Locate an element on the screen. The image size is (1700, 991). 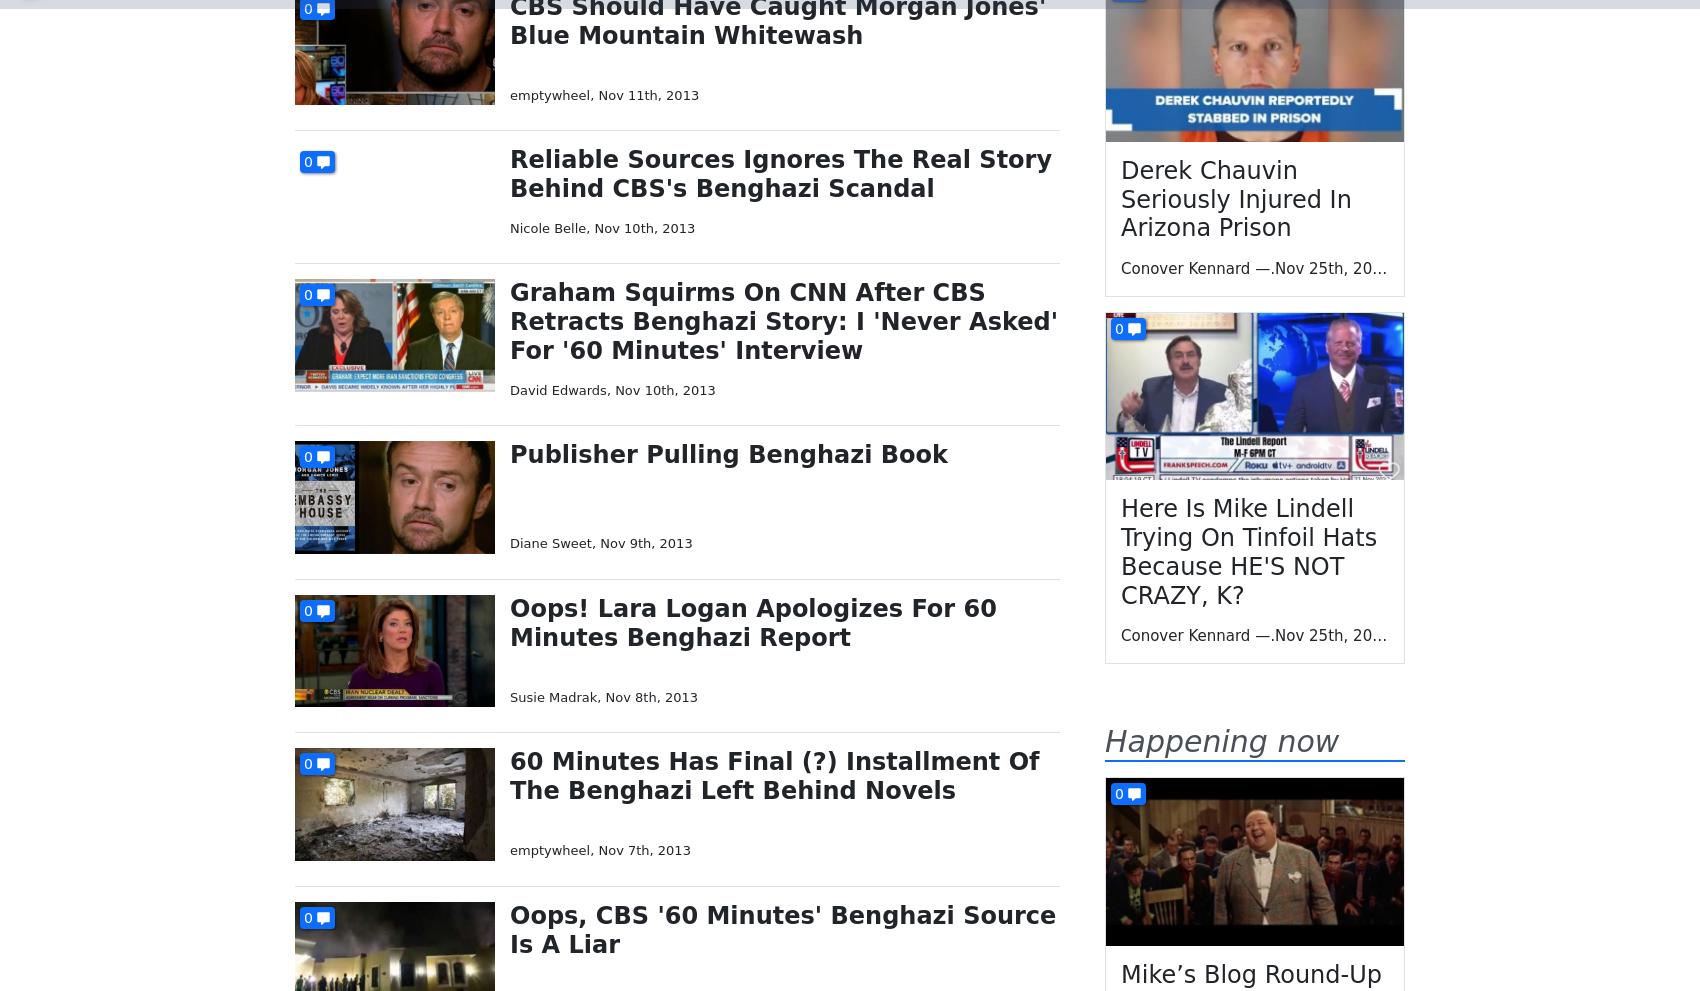
'Nov 11th, 2013' is located at coordinates (648, 93).